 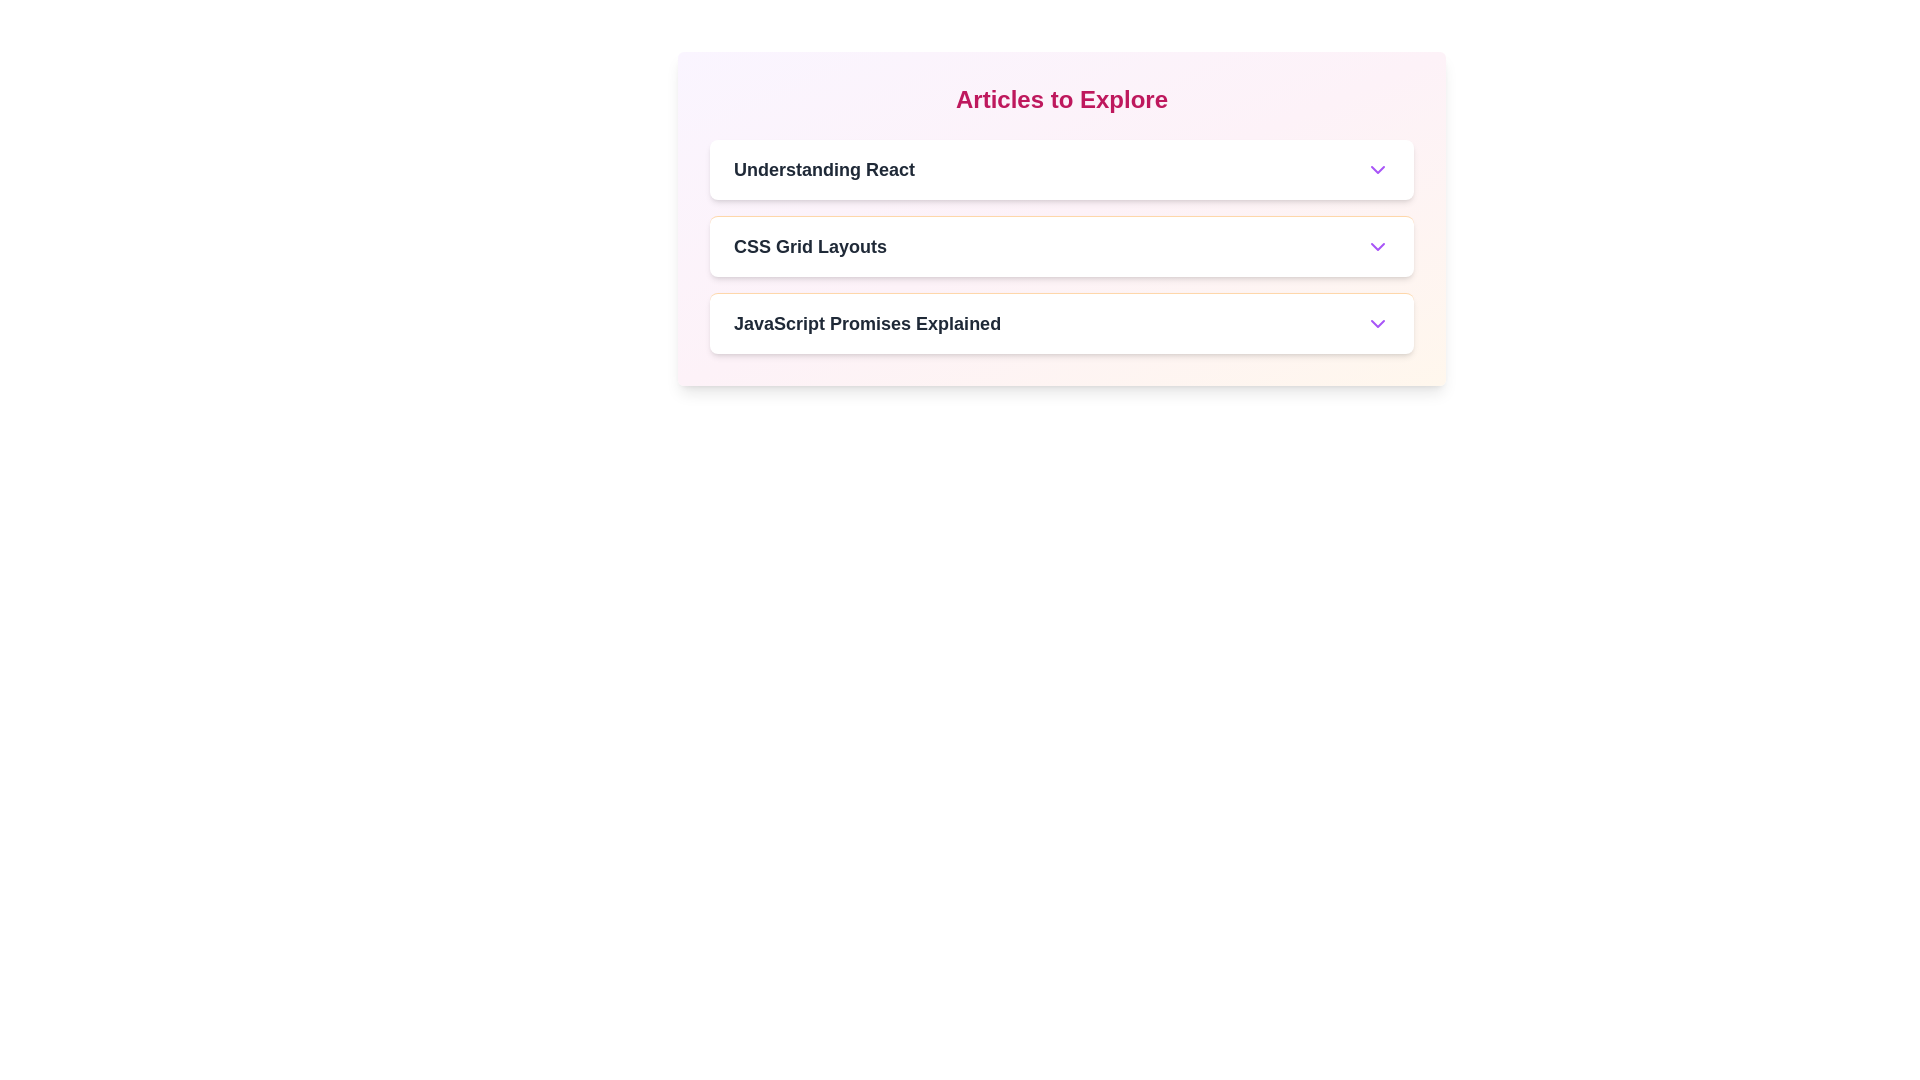 I want to click on the header text 'Articles to Explore', so click(x=1060, y=100).